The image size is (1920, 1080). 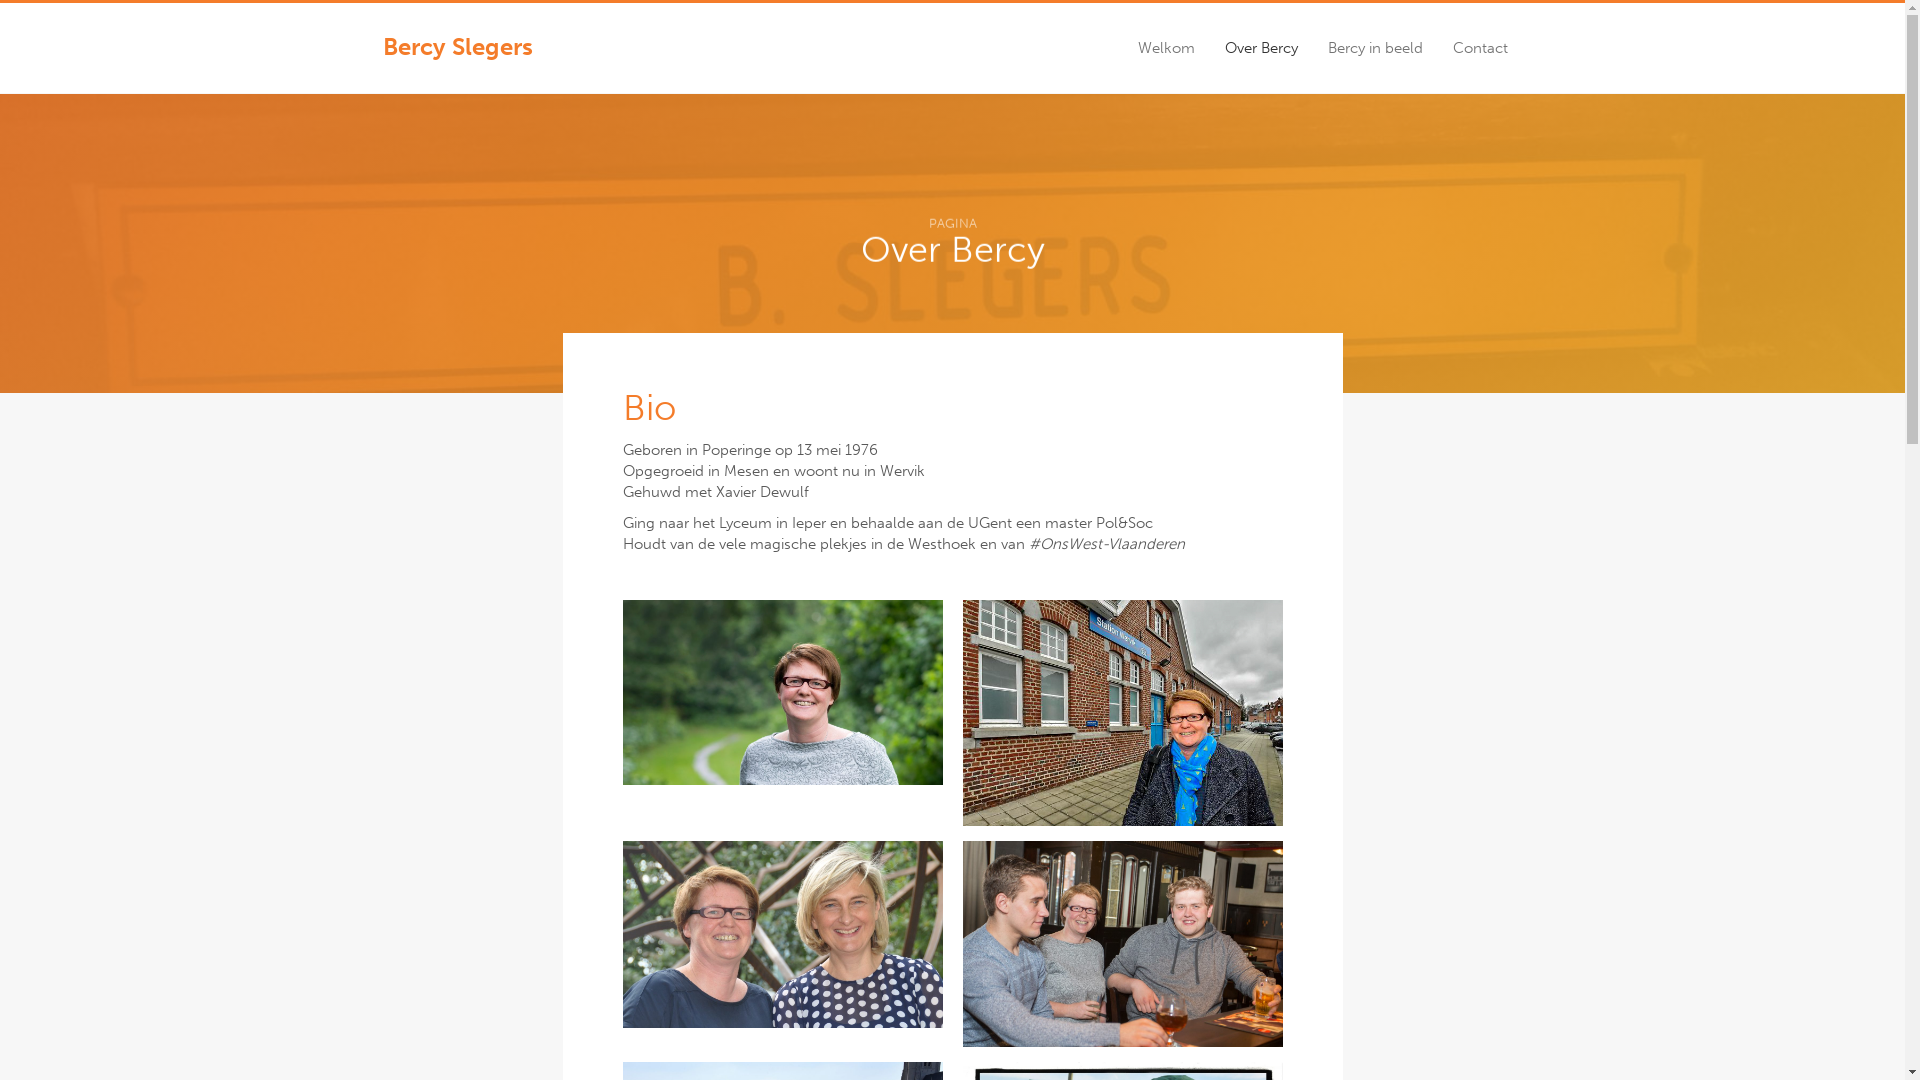 What do you see at coordinates (1260, 46) in the screenshot?
I see `'Over Bercy'` at bounding box center [1260, 46].